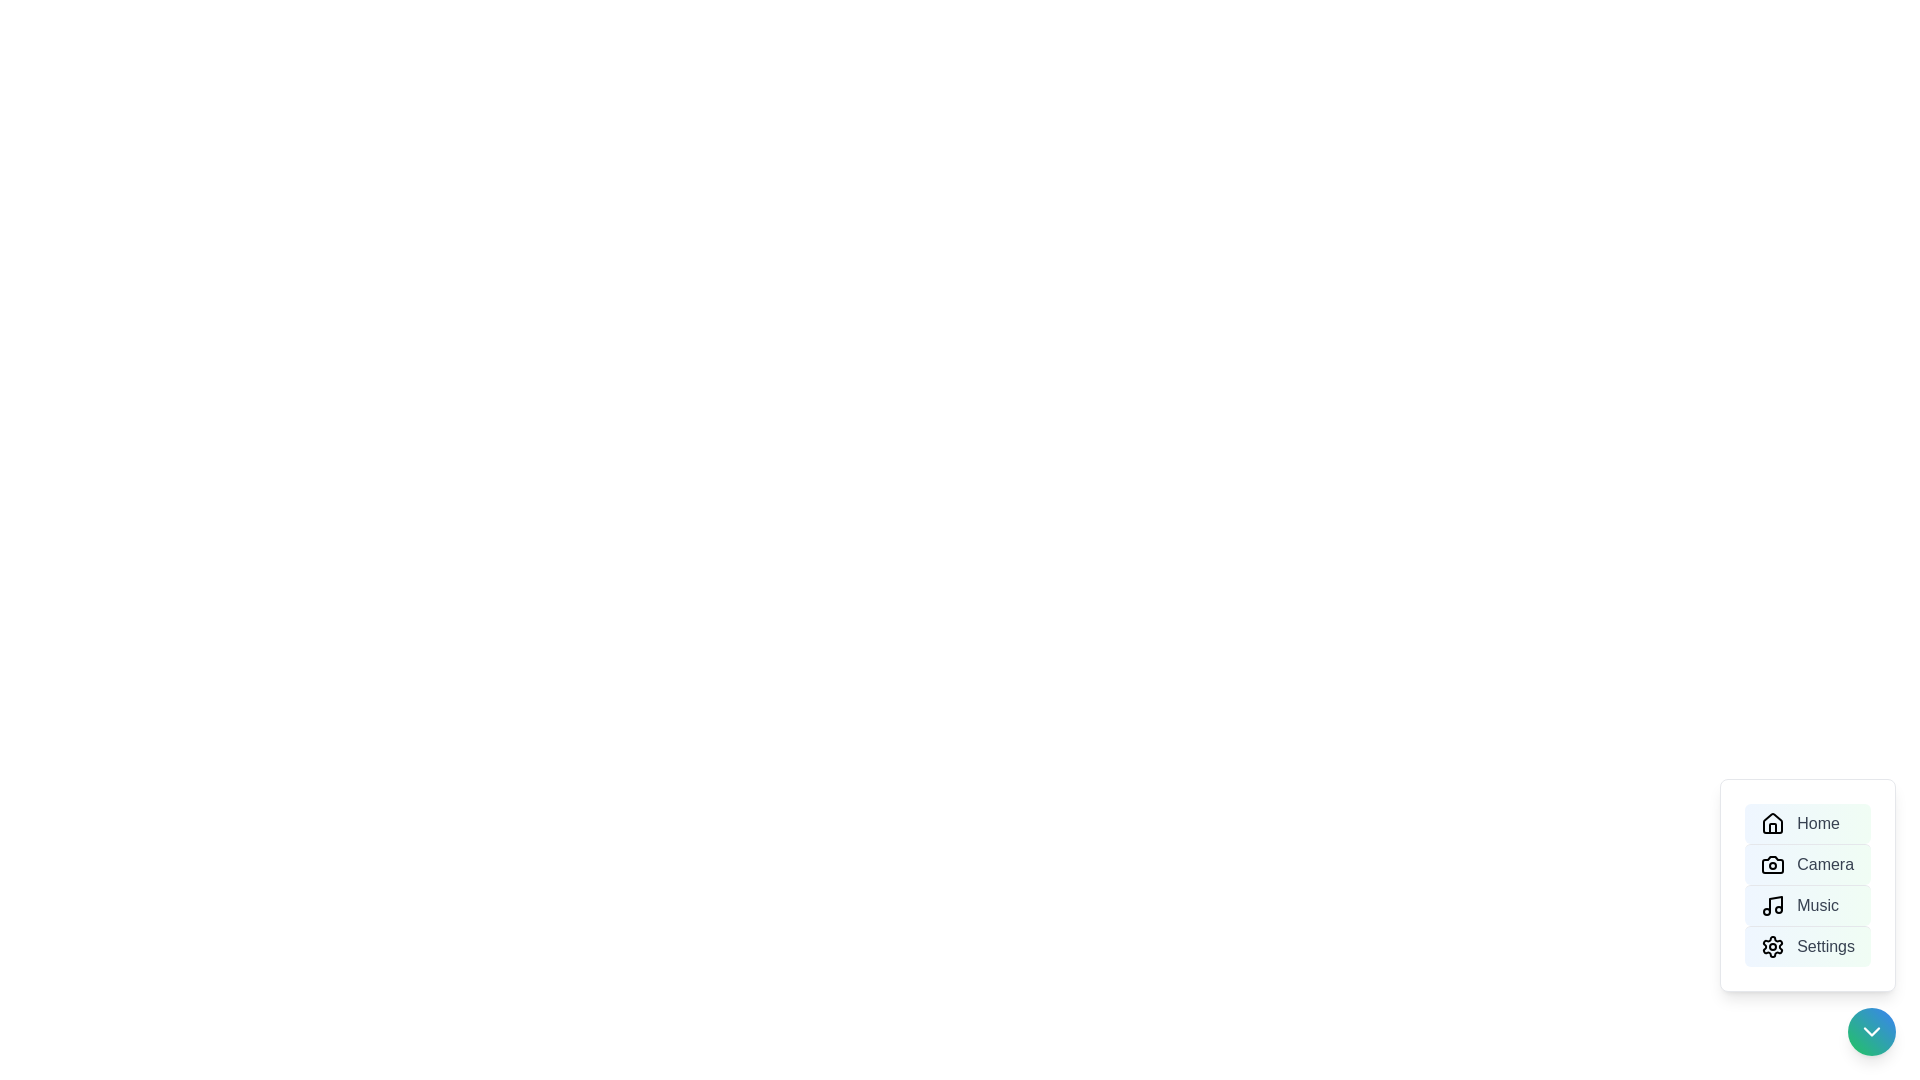 Image resolution: width=1920 pixels, height=1080 pixels. What do you see at coordinates (1808, 945) in the screenshot?
I see `the menu option labeled Settings to trigger its action` at bounding box center [1808, 945].